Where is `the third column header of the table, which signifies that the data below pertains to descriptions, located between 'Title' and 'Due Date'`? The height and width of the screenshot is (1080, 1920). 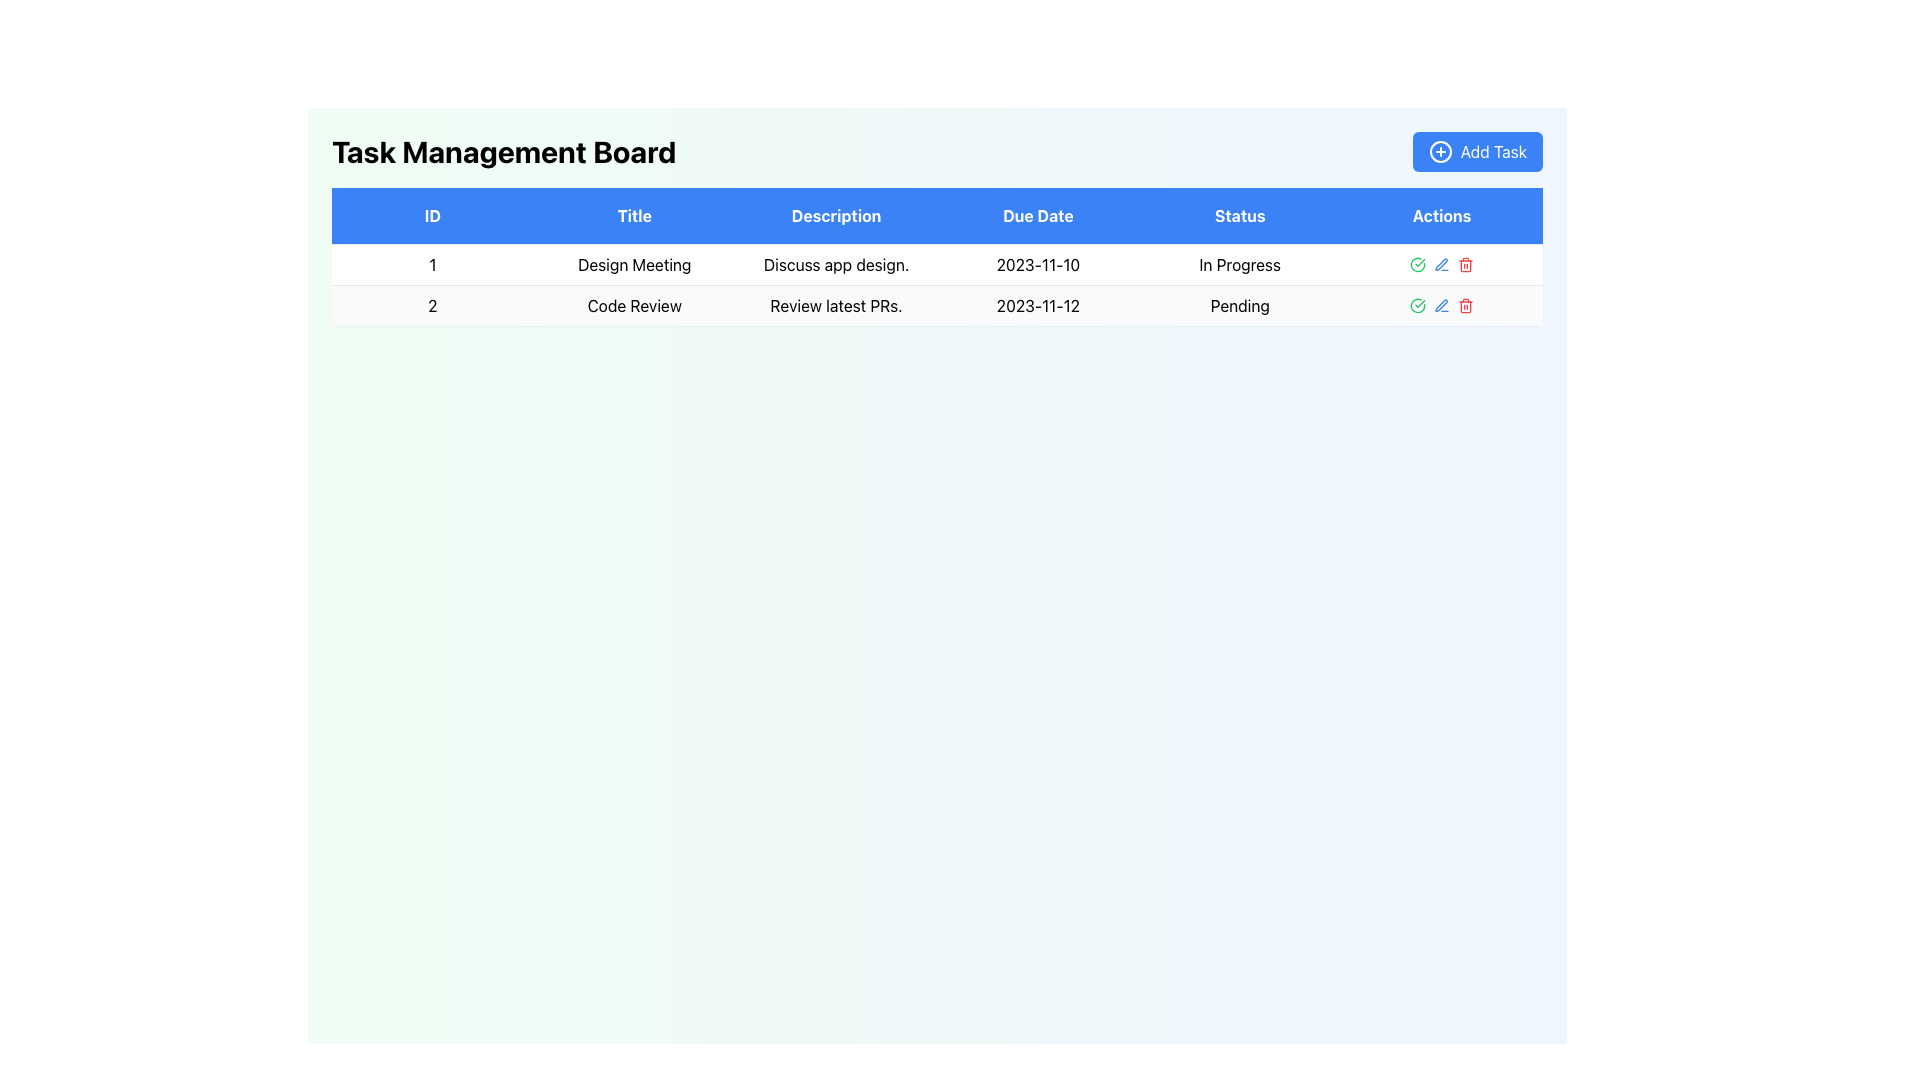 the third column header of the table, which signifies that the data below pertains to descriptions, located between 'Title' and 'Due Date' is located at coordinates (836, 216).